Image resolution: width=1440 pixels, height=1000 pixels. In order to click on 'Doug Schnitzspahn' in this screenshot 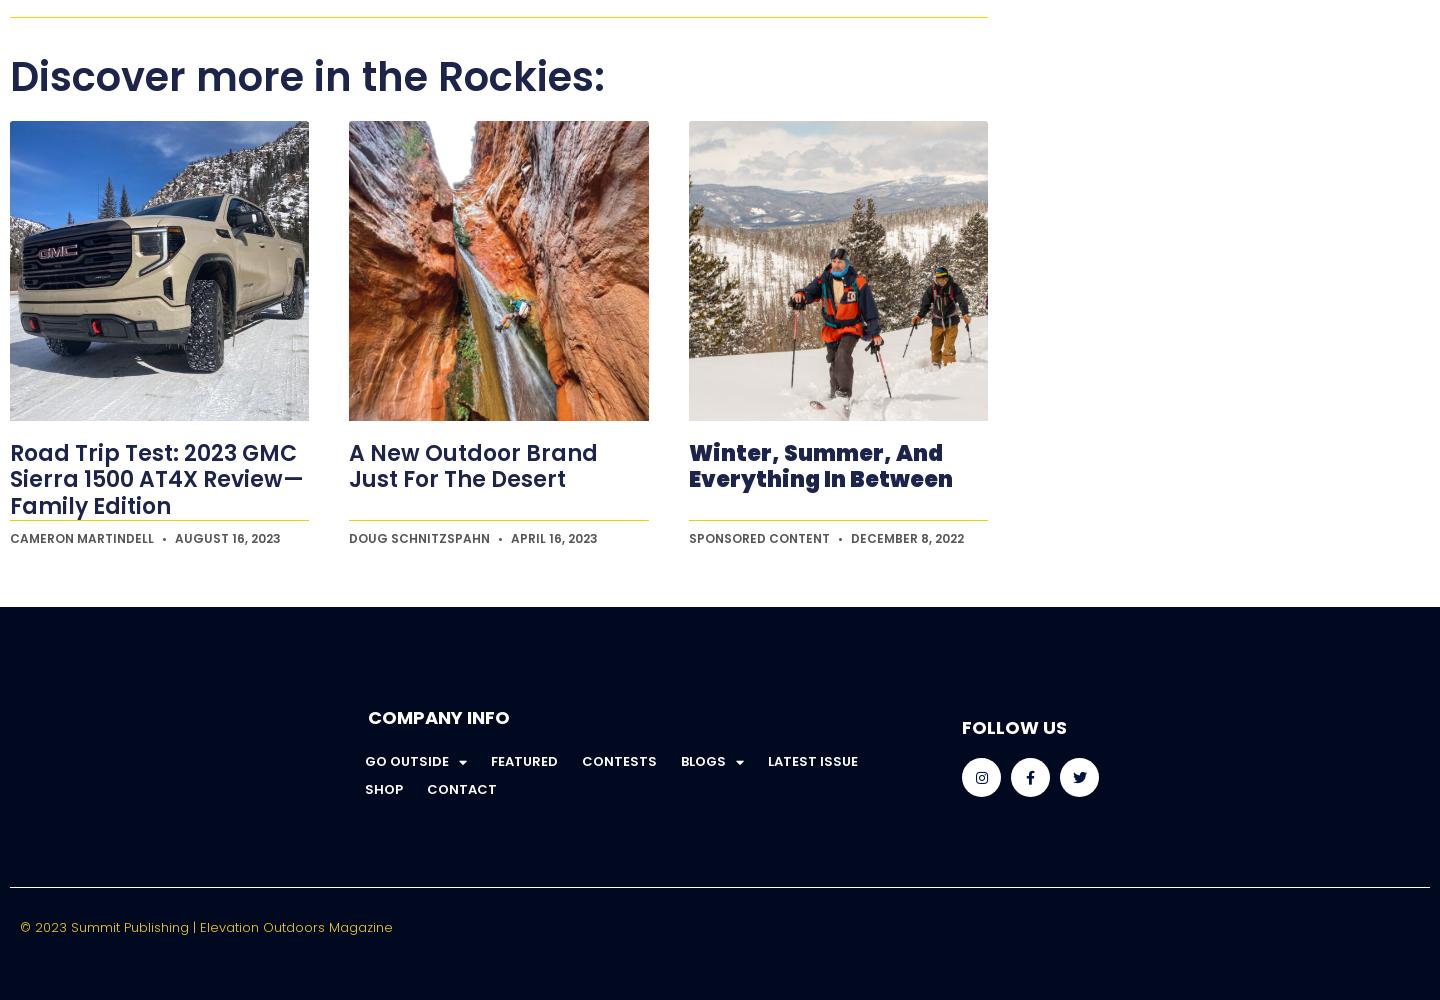, I will do `click(421, 538)`.